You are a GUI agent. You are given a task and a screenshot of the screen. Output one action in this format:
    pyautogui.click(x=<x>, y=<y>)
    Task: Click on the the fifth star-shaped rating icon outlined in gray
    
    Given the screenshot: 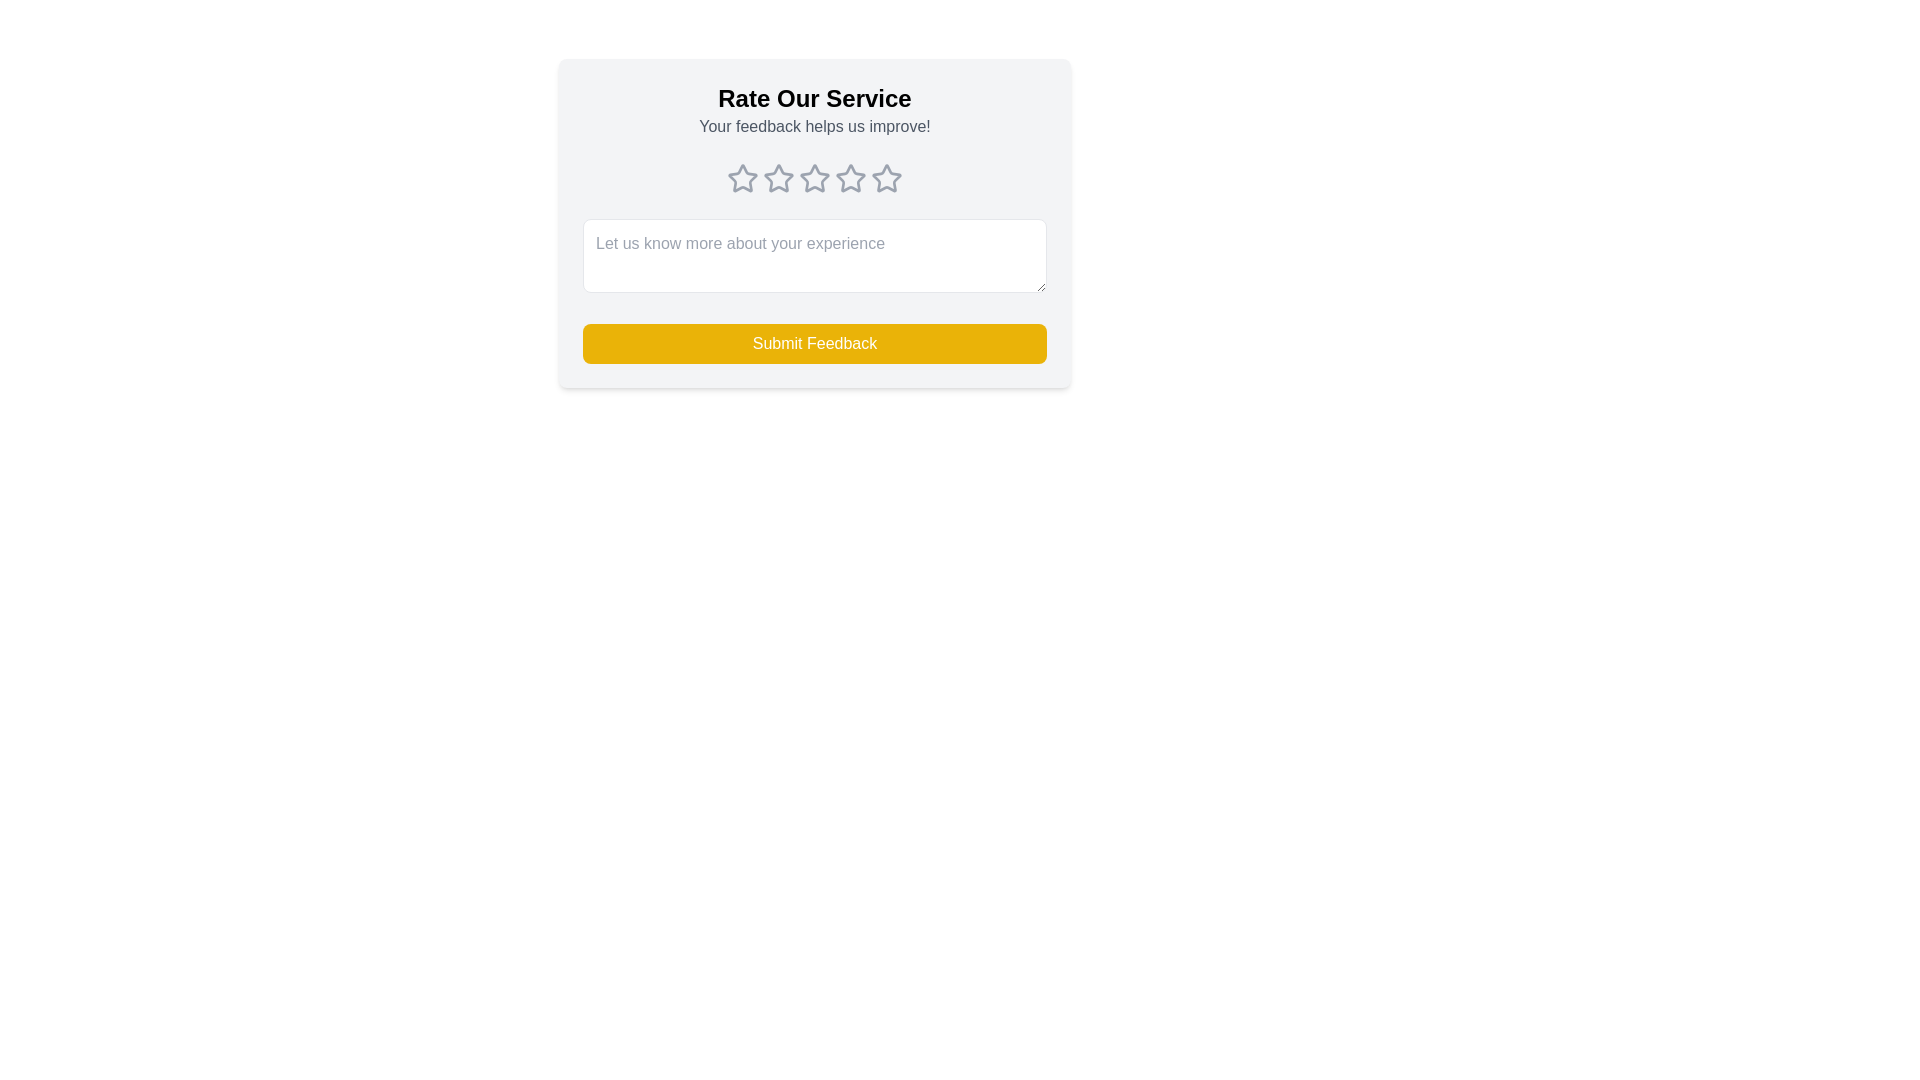 What is the action you would take?
    pyautogui.click(x=886, y=177)
    